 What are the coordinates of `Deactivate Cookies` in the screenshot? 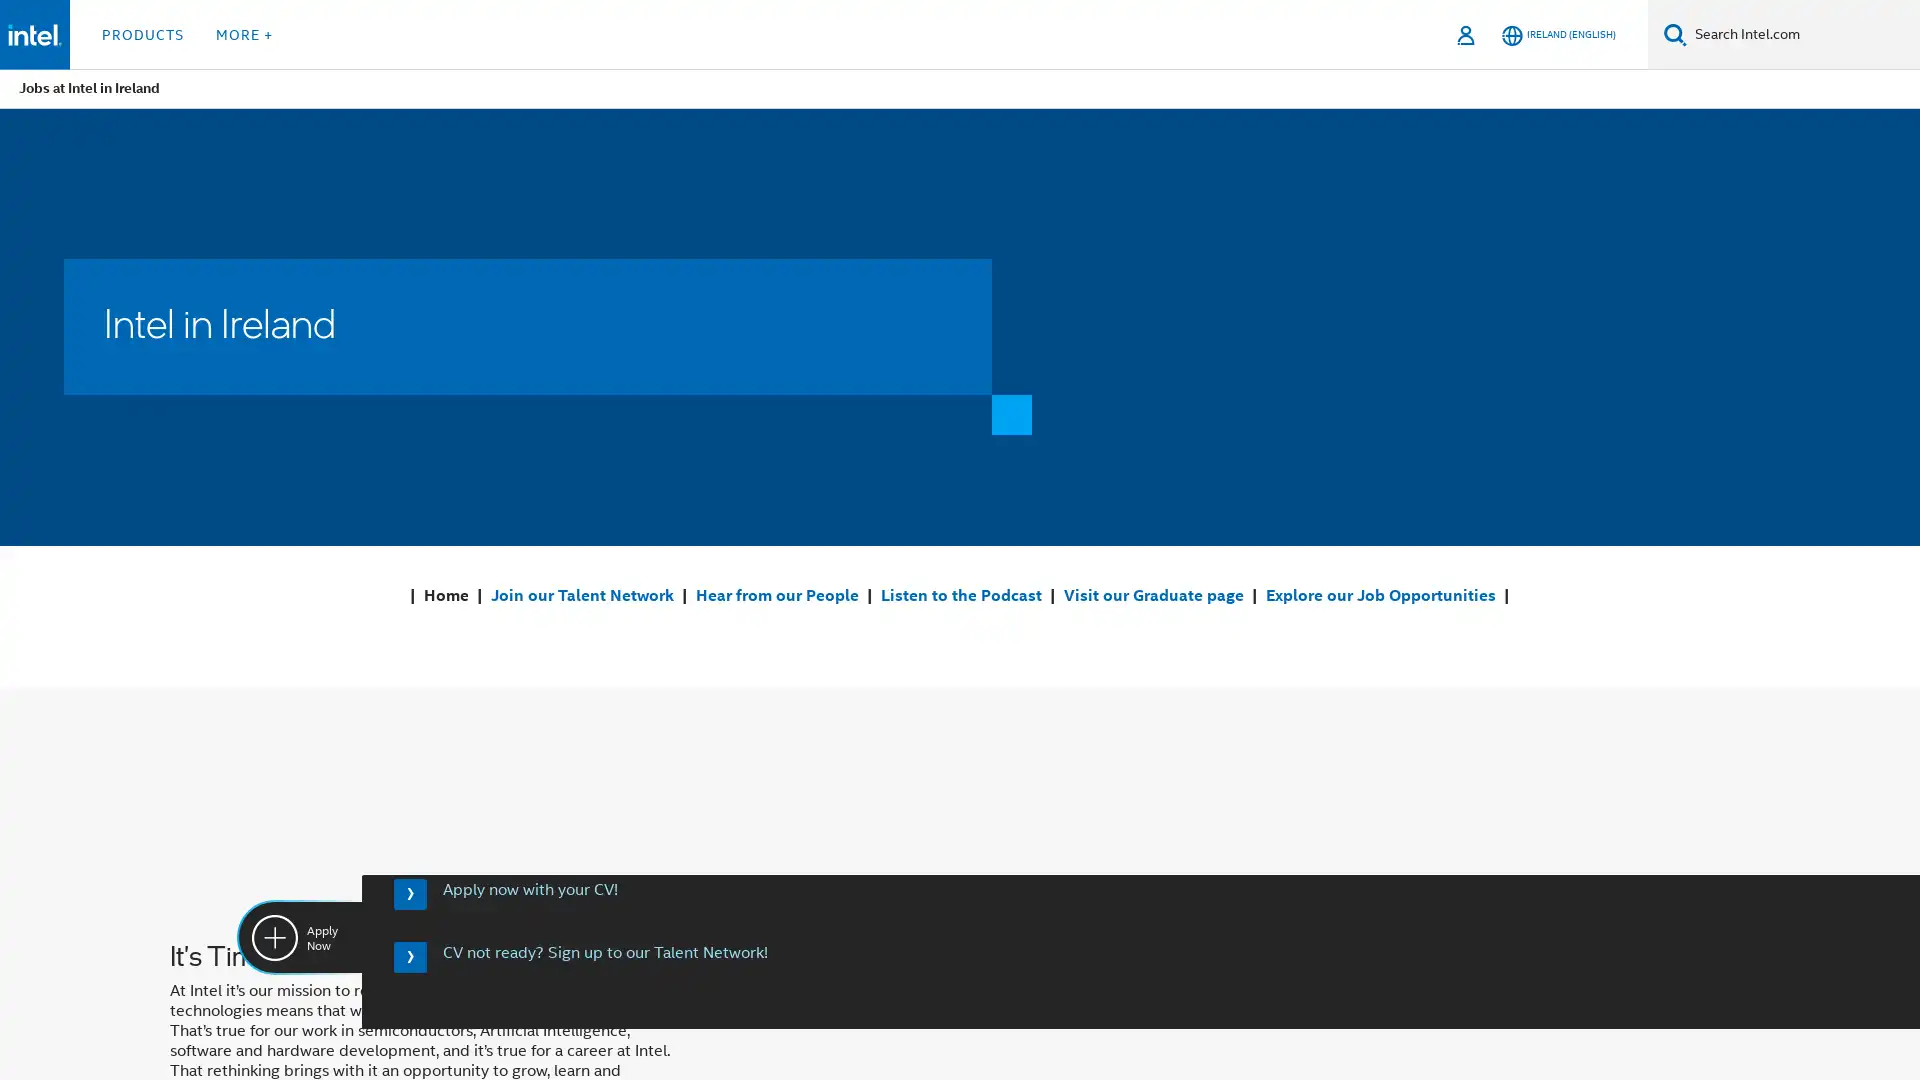 It's located at (1707, 1021).